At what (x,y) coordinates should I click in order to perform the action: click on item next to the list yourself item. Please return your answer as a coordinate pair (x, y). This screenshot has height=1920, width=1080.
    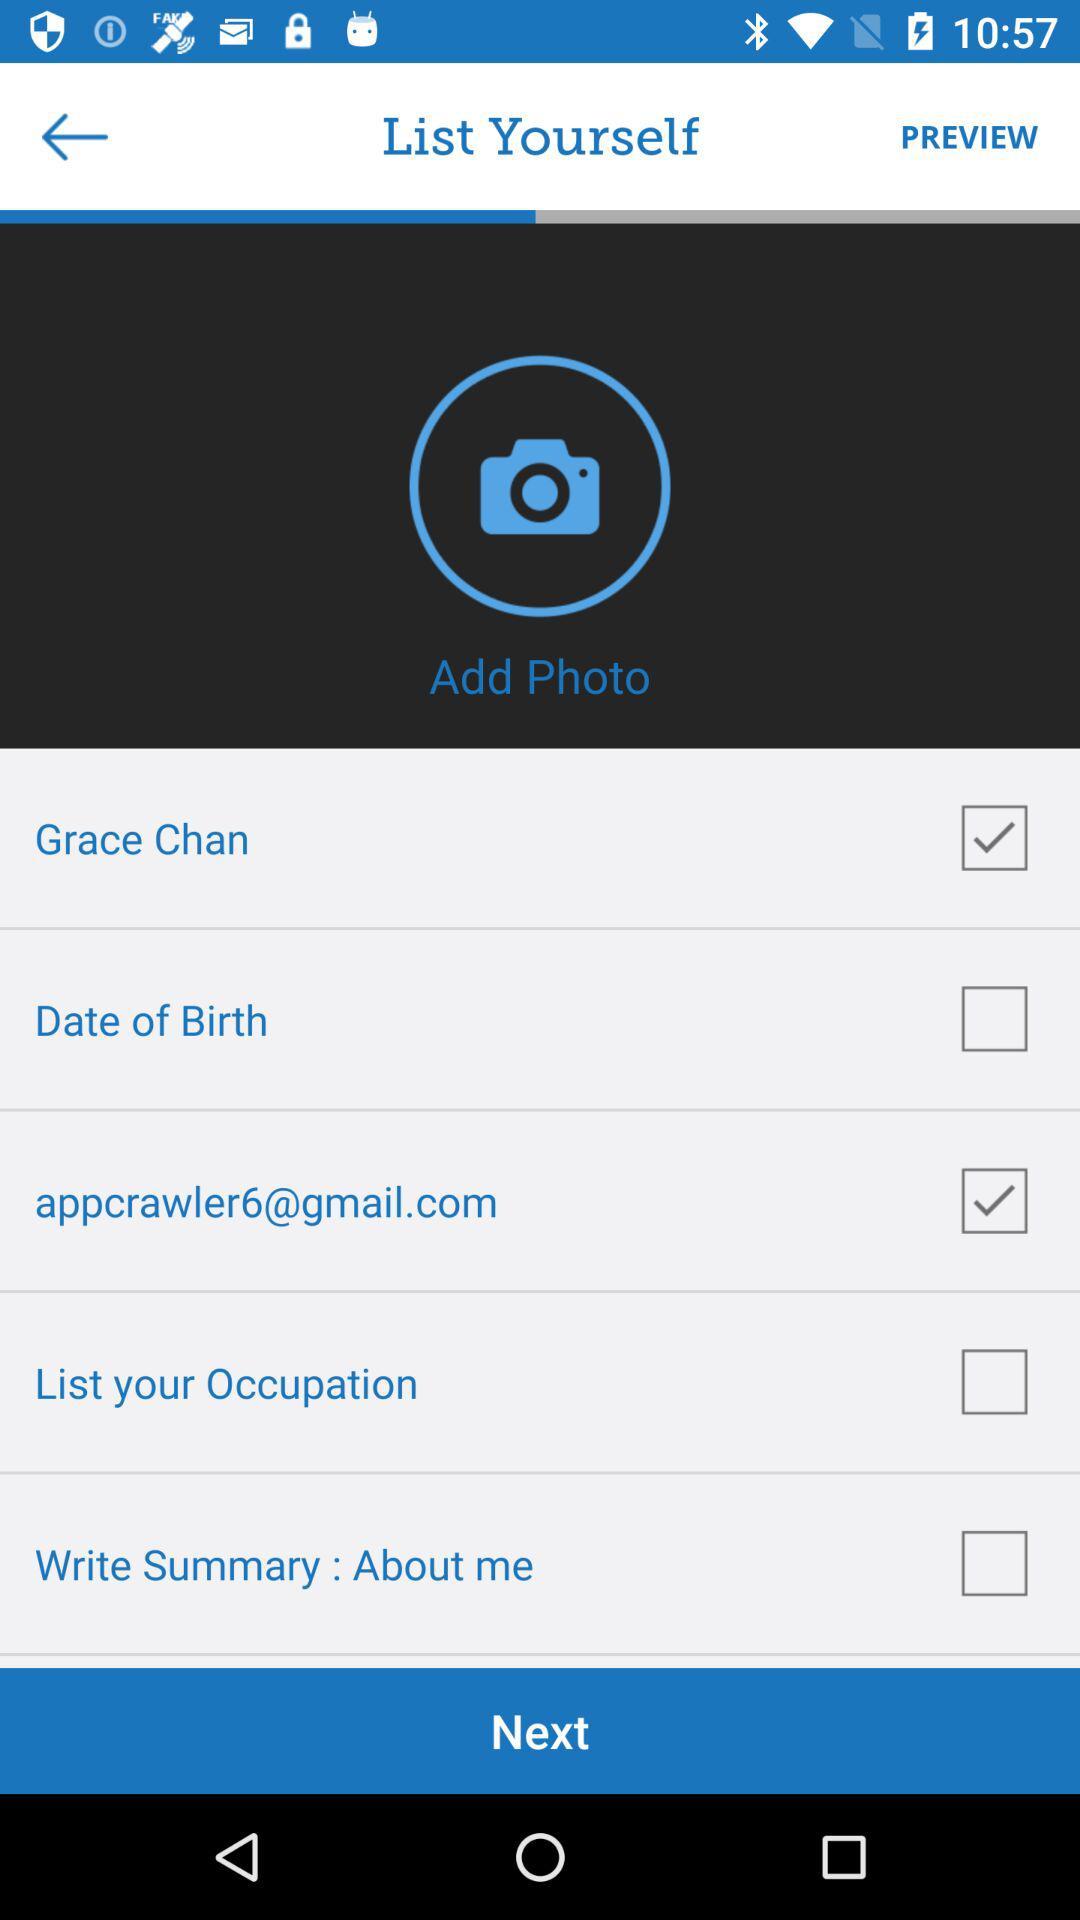
    Looking at the image, I should click on (73, 135).